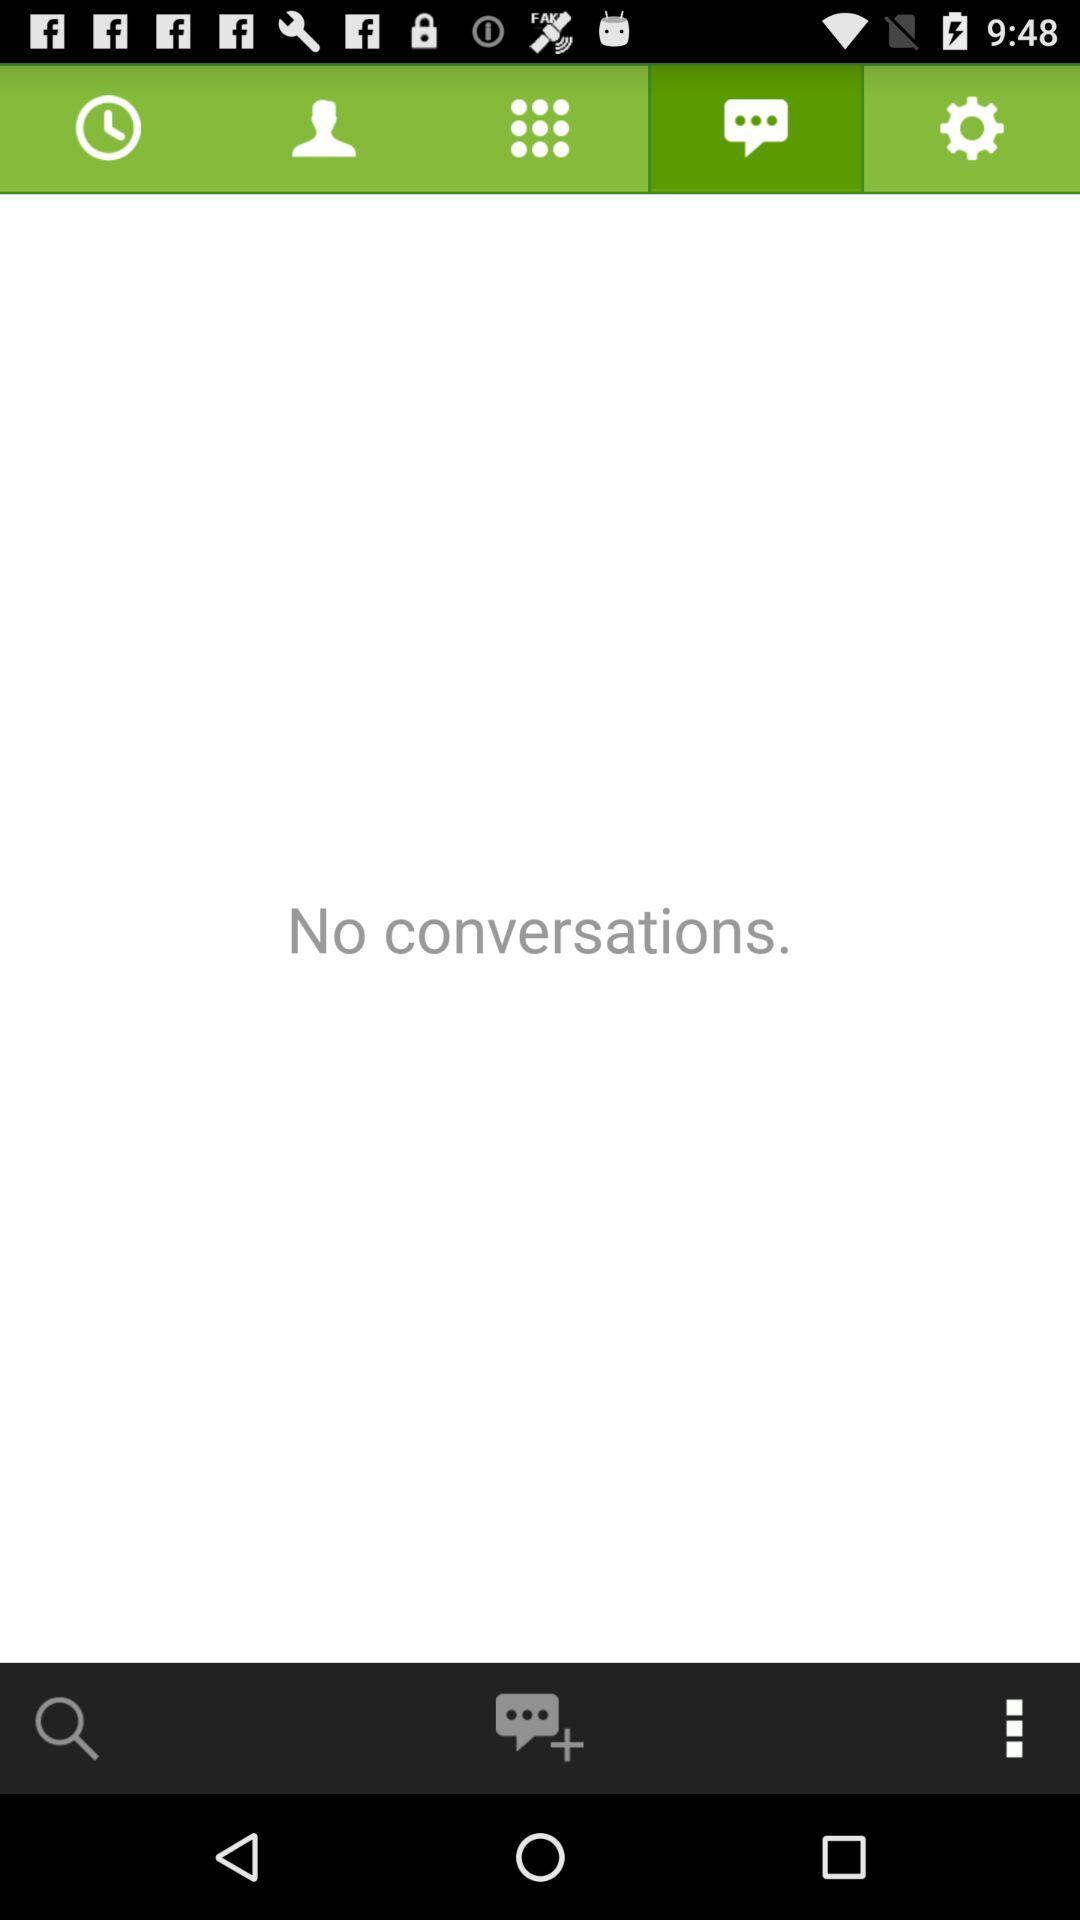 The height and width of the screenshot is (1920, 1080). Describe the element at coordinates (67, 1727) in the screenshot. I see `search` at that location.